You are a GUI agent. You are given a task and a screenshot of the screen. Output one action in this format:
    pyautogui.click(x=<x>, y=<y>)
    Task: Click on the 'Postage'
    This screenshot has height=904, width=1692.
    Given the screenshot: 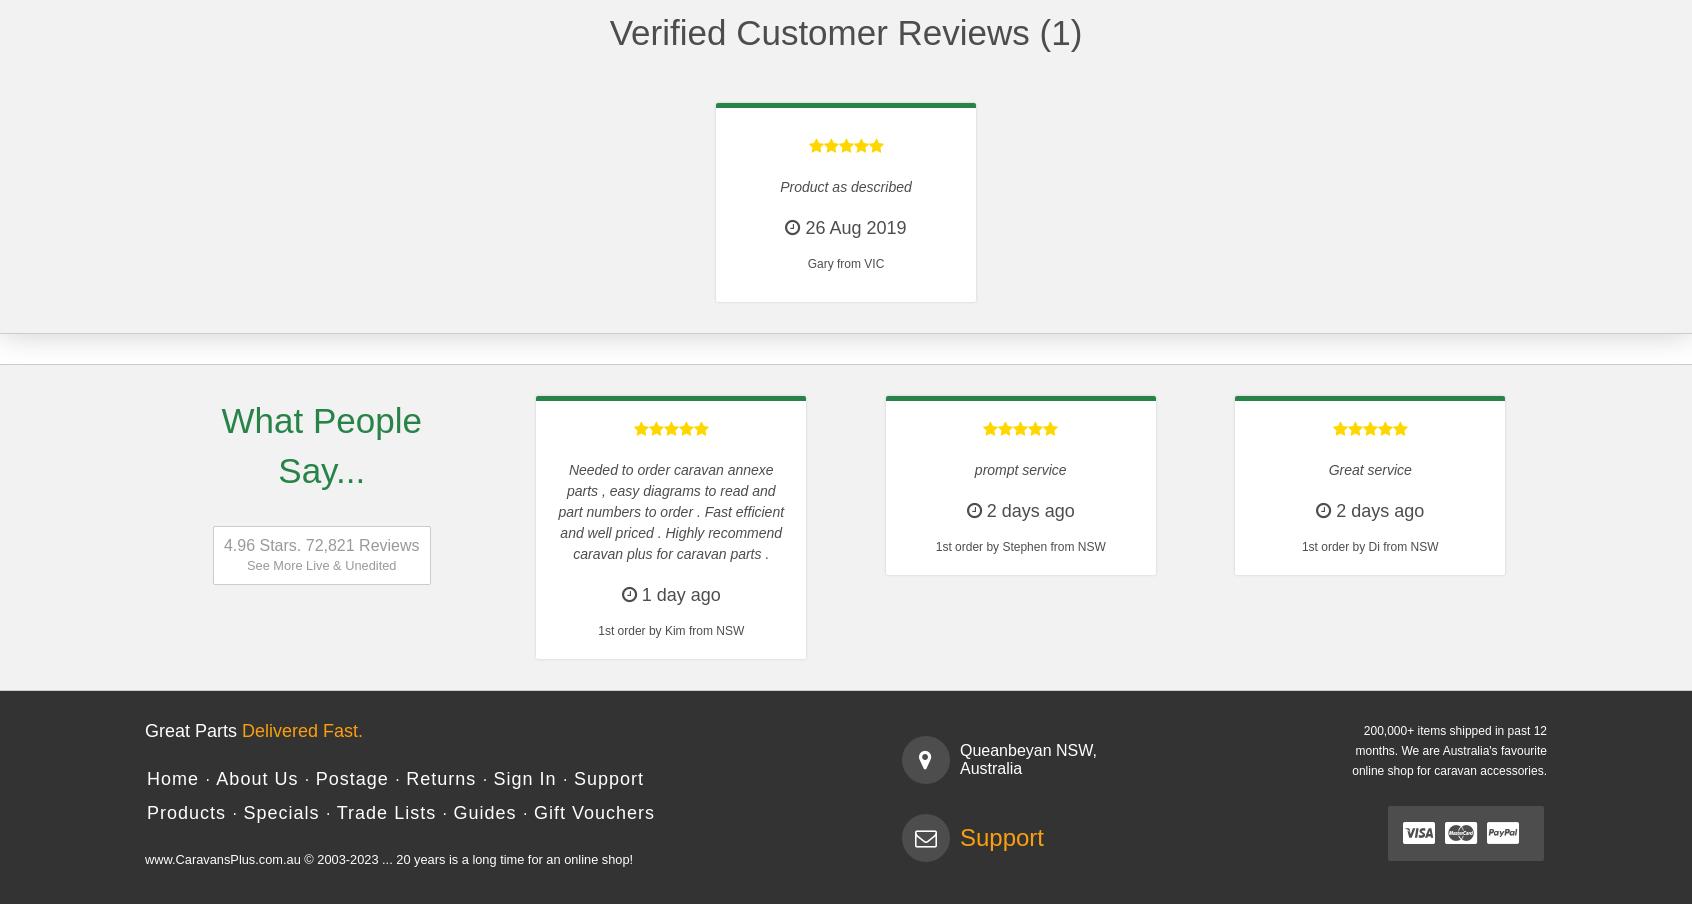 What is the action you would take?
    pyautogui.click(x=350, y=777)
    